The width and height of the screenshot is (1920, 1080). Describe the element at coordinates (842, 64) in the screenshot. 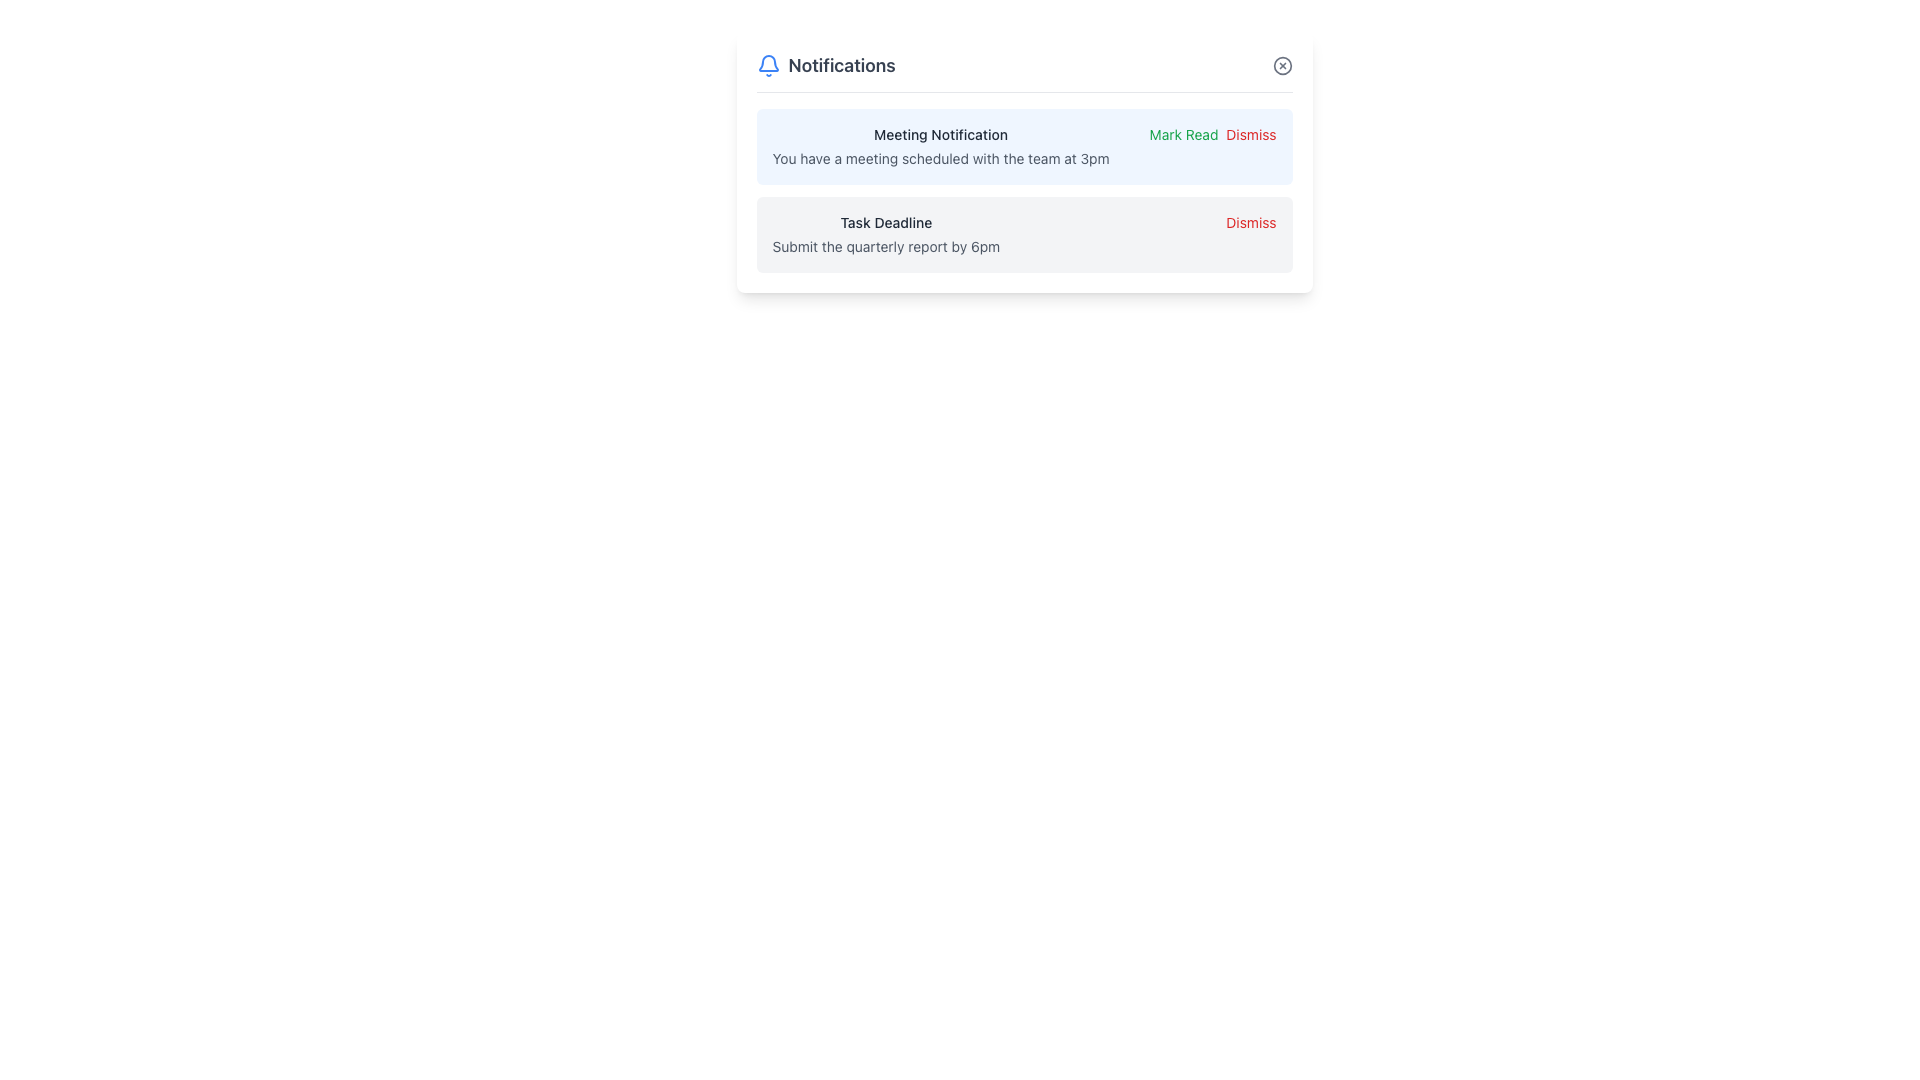

I see `the Static Text Label that indicates the notifications section at the top-center of the notification panel` at that location.